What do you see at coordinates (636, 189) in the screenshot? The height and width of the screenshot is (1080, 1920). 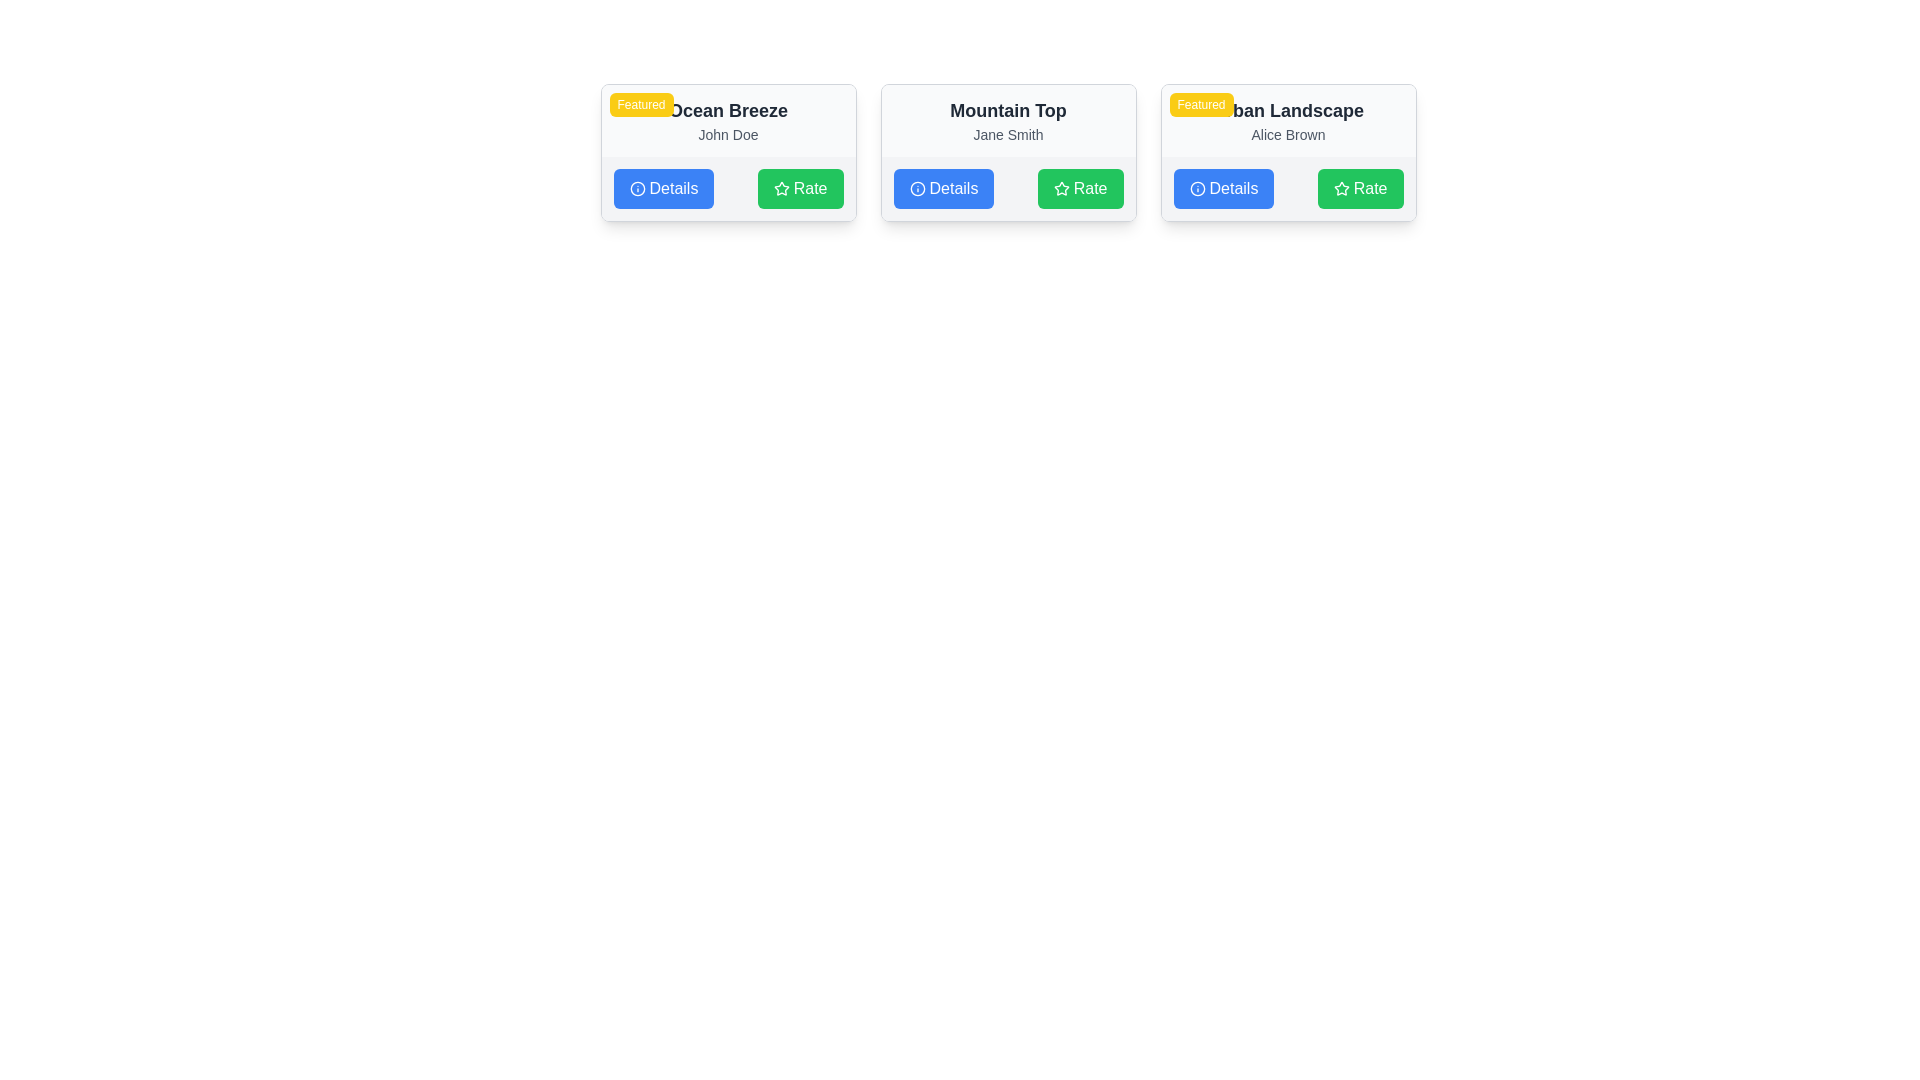 I see `the graphical decorative icon located in the top-left corner of the interface within the first card of the row` at bounding box center [636, 189].